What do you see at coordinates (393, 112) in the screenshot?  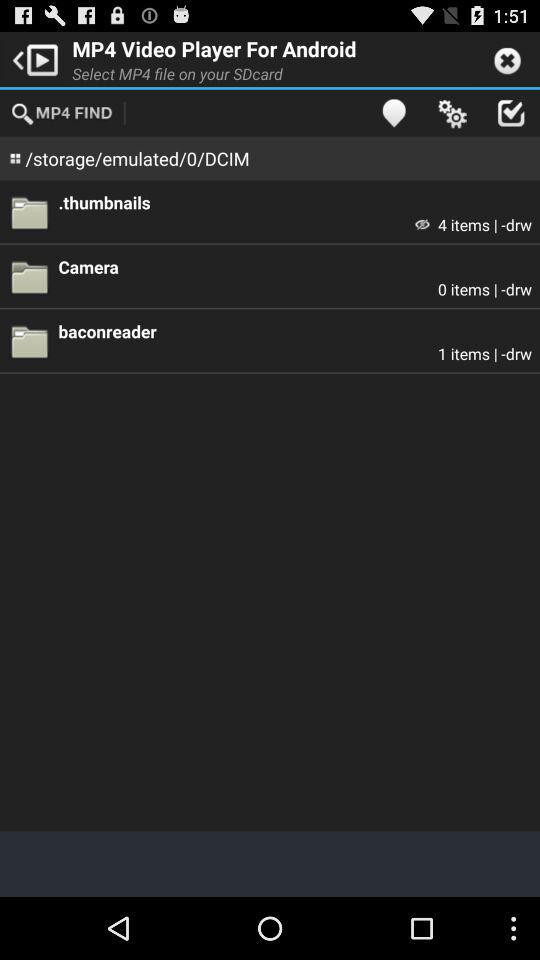 I see `item to the right of select mp4 file icon` at bounding box center [393, 112].